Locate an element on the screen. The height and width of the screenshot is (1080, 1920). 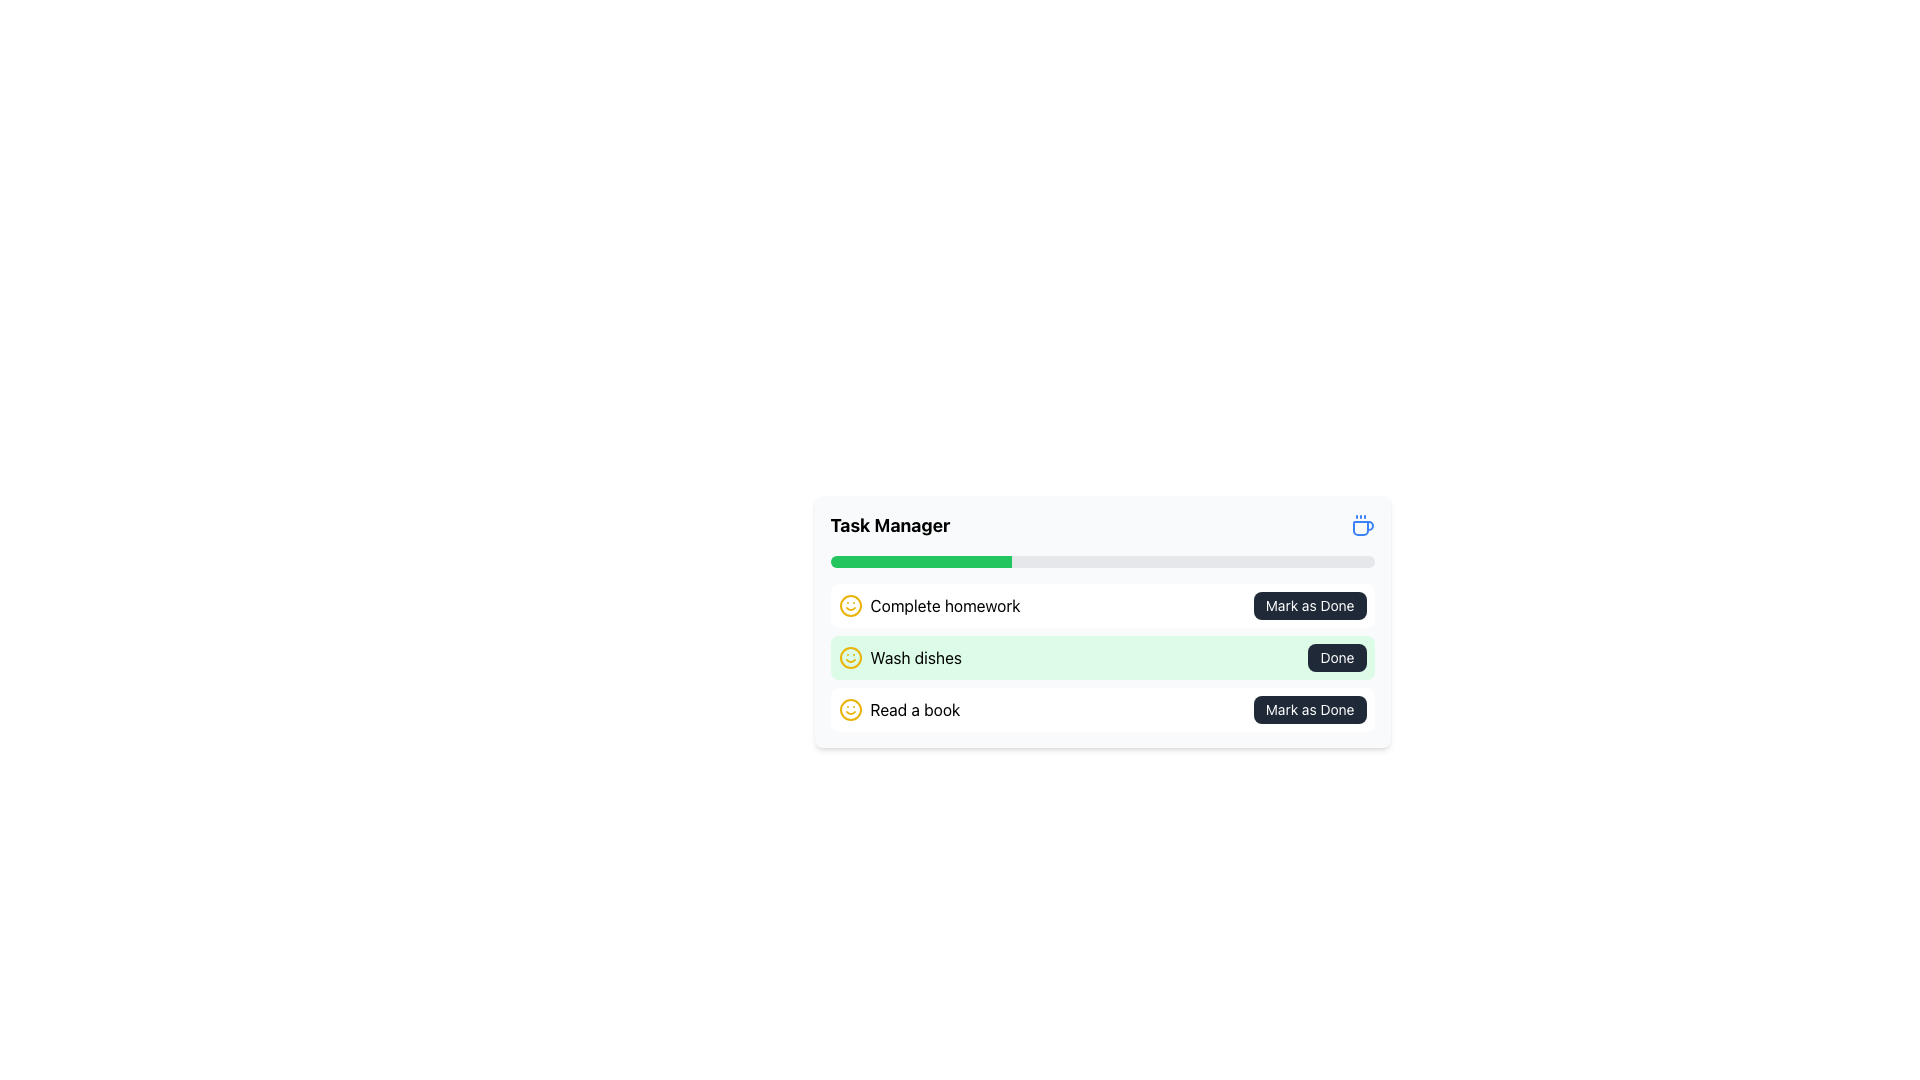
the task status indicator icon representing a happy or completed task state, located to the left of the text 'Read a book' is located at coordinates (850, 708).